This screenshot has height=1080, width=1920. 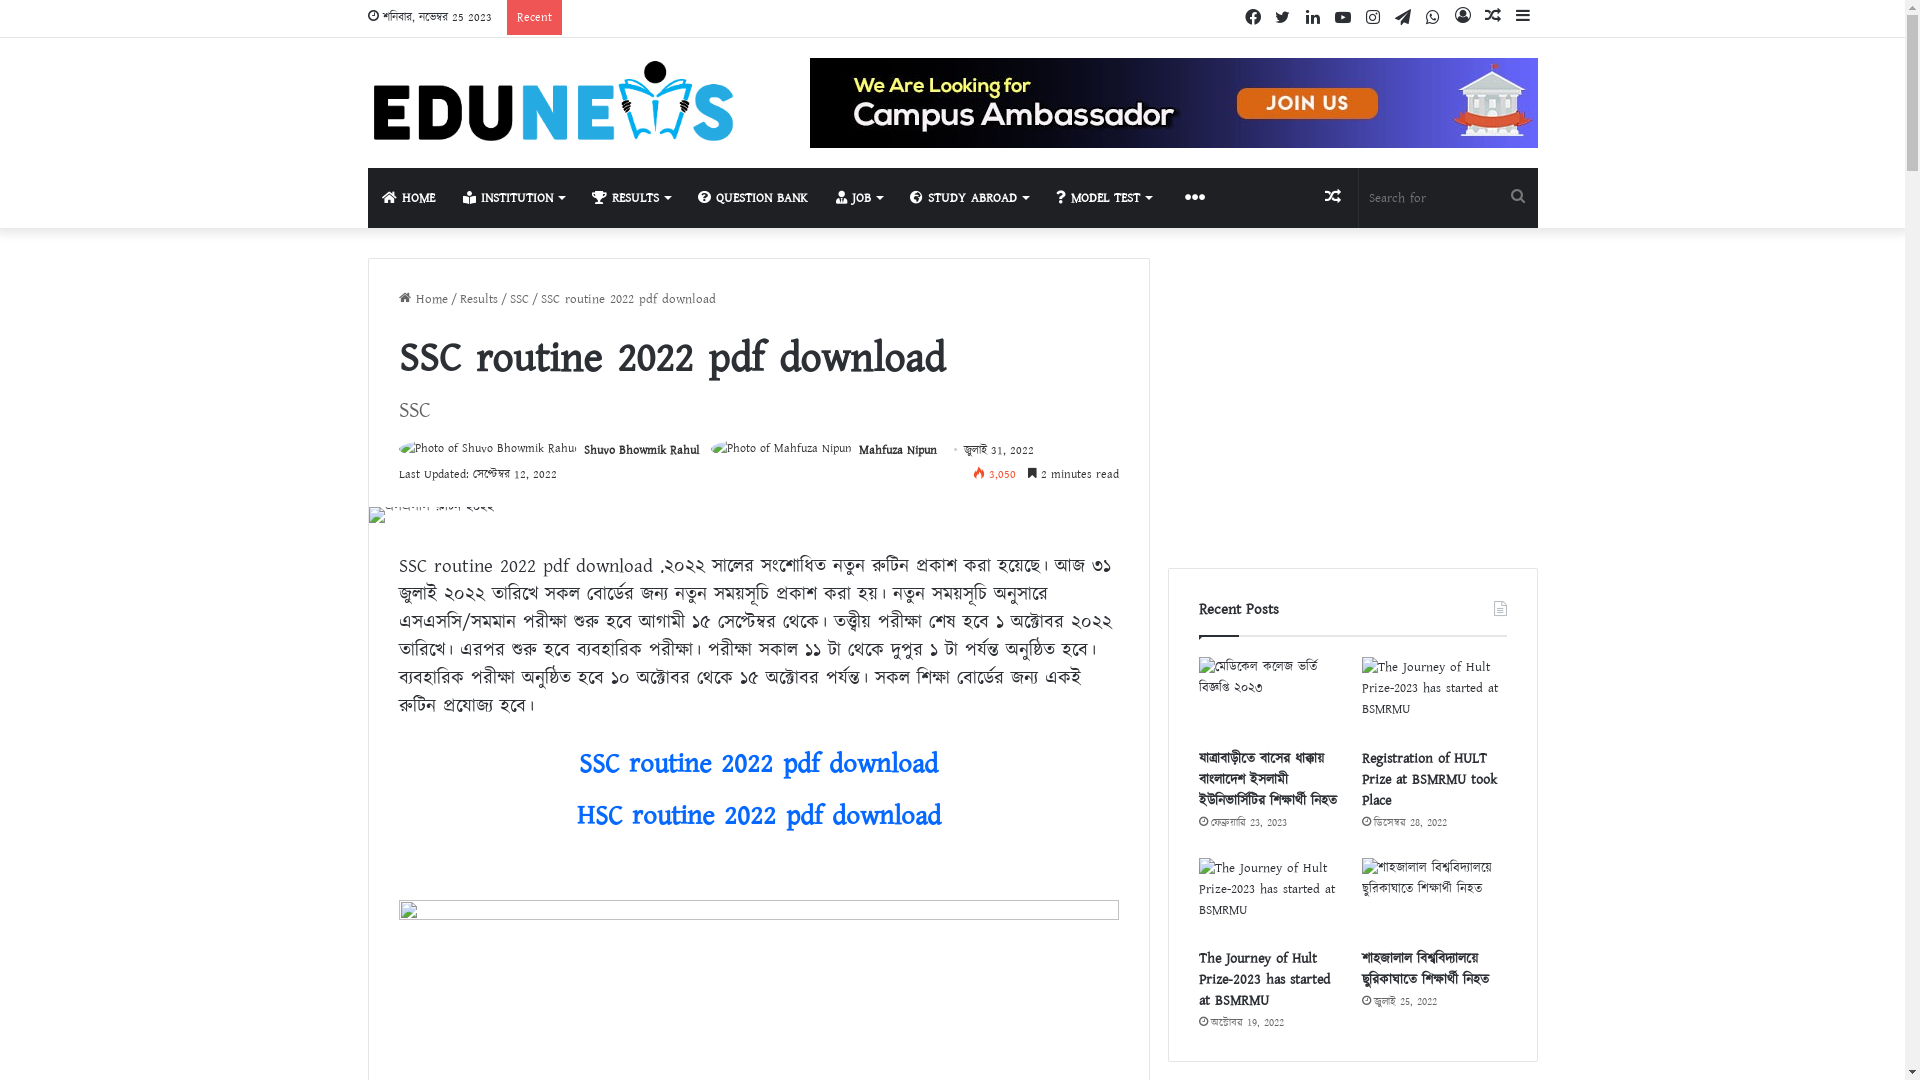 I want to click on 'Facebook', so click(x=1237, y=18).